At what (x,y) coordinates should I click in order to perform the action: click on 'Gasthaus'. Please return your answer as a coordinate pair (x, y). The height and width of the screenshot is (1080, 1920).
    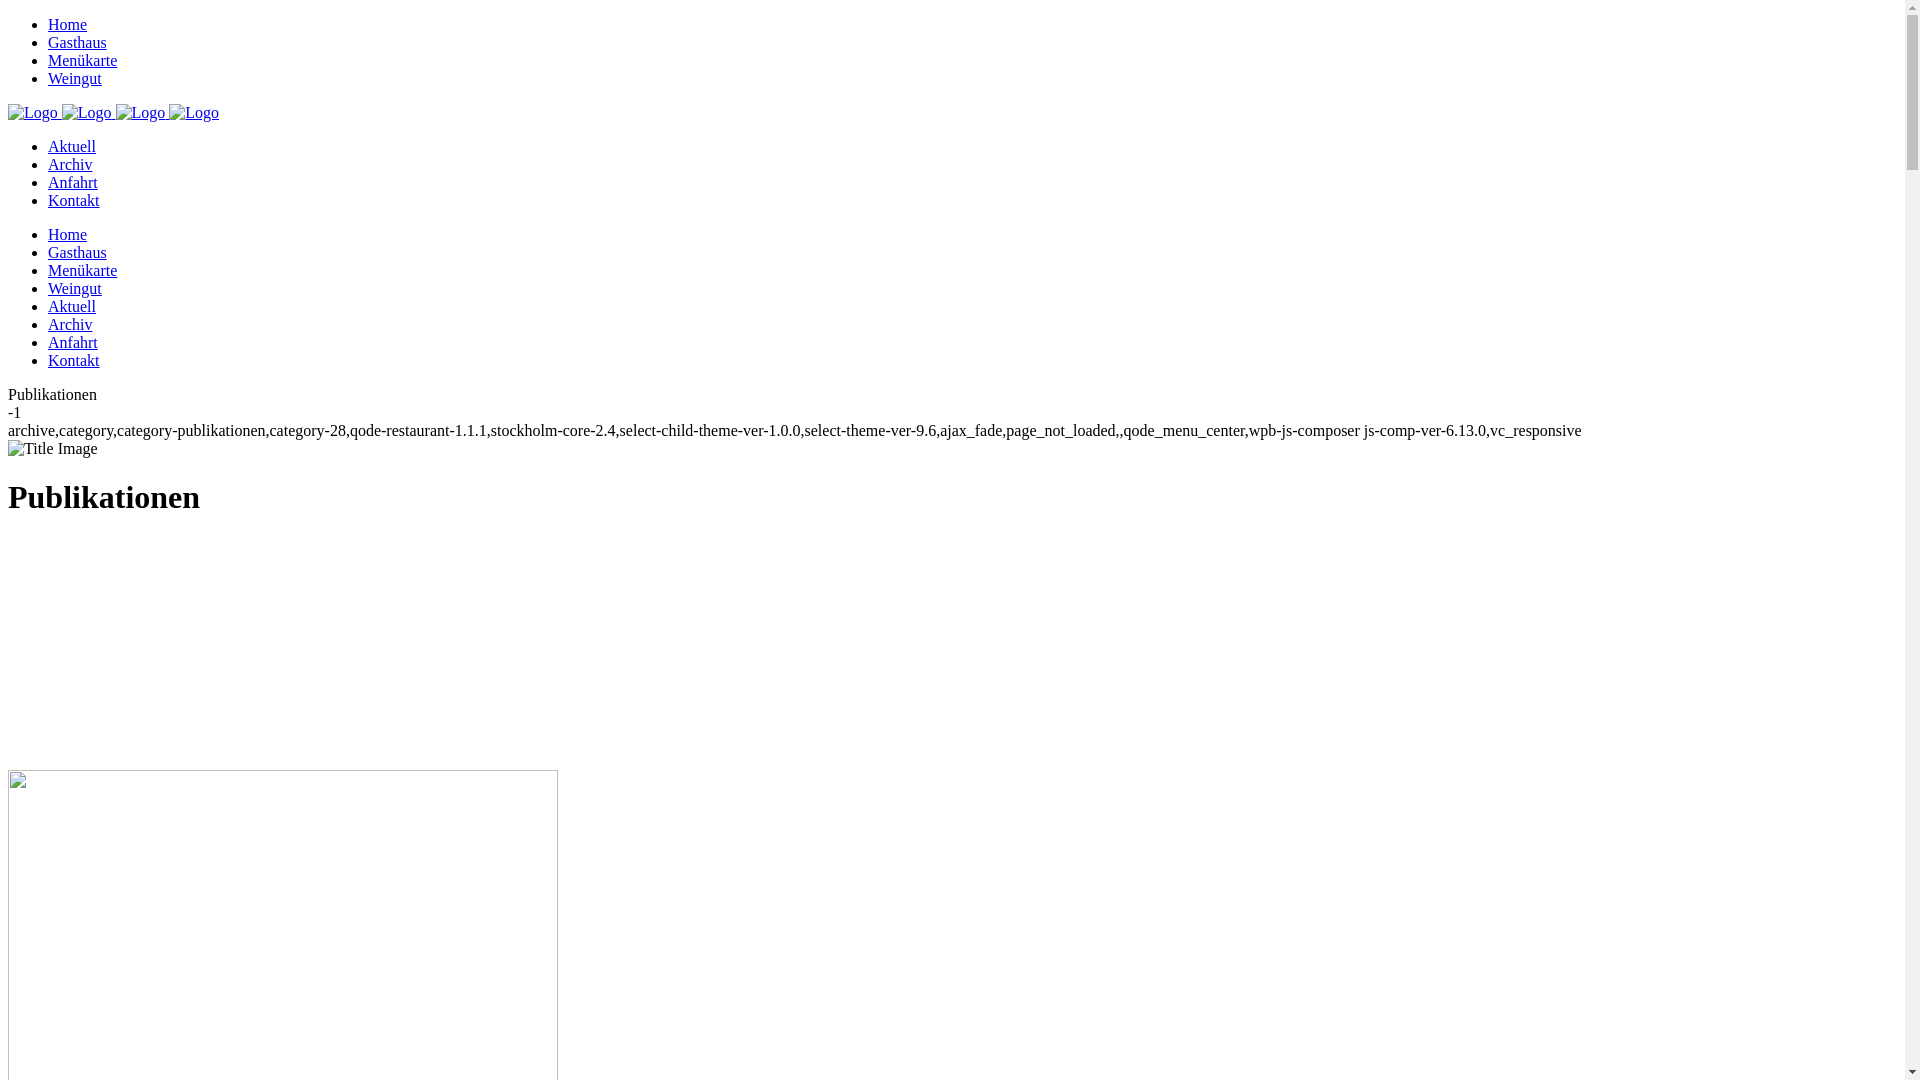
    Looking at the image, I should click on (77, 251).